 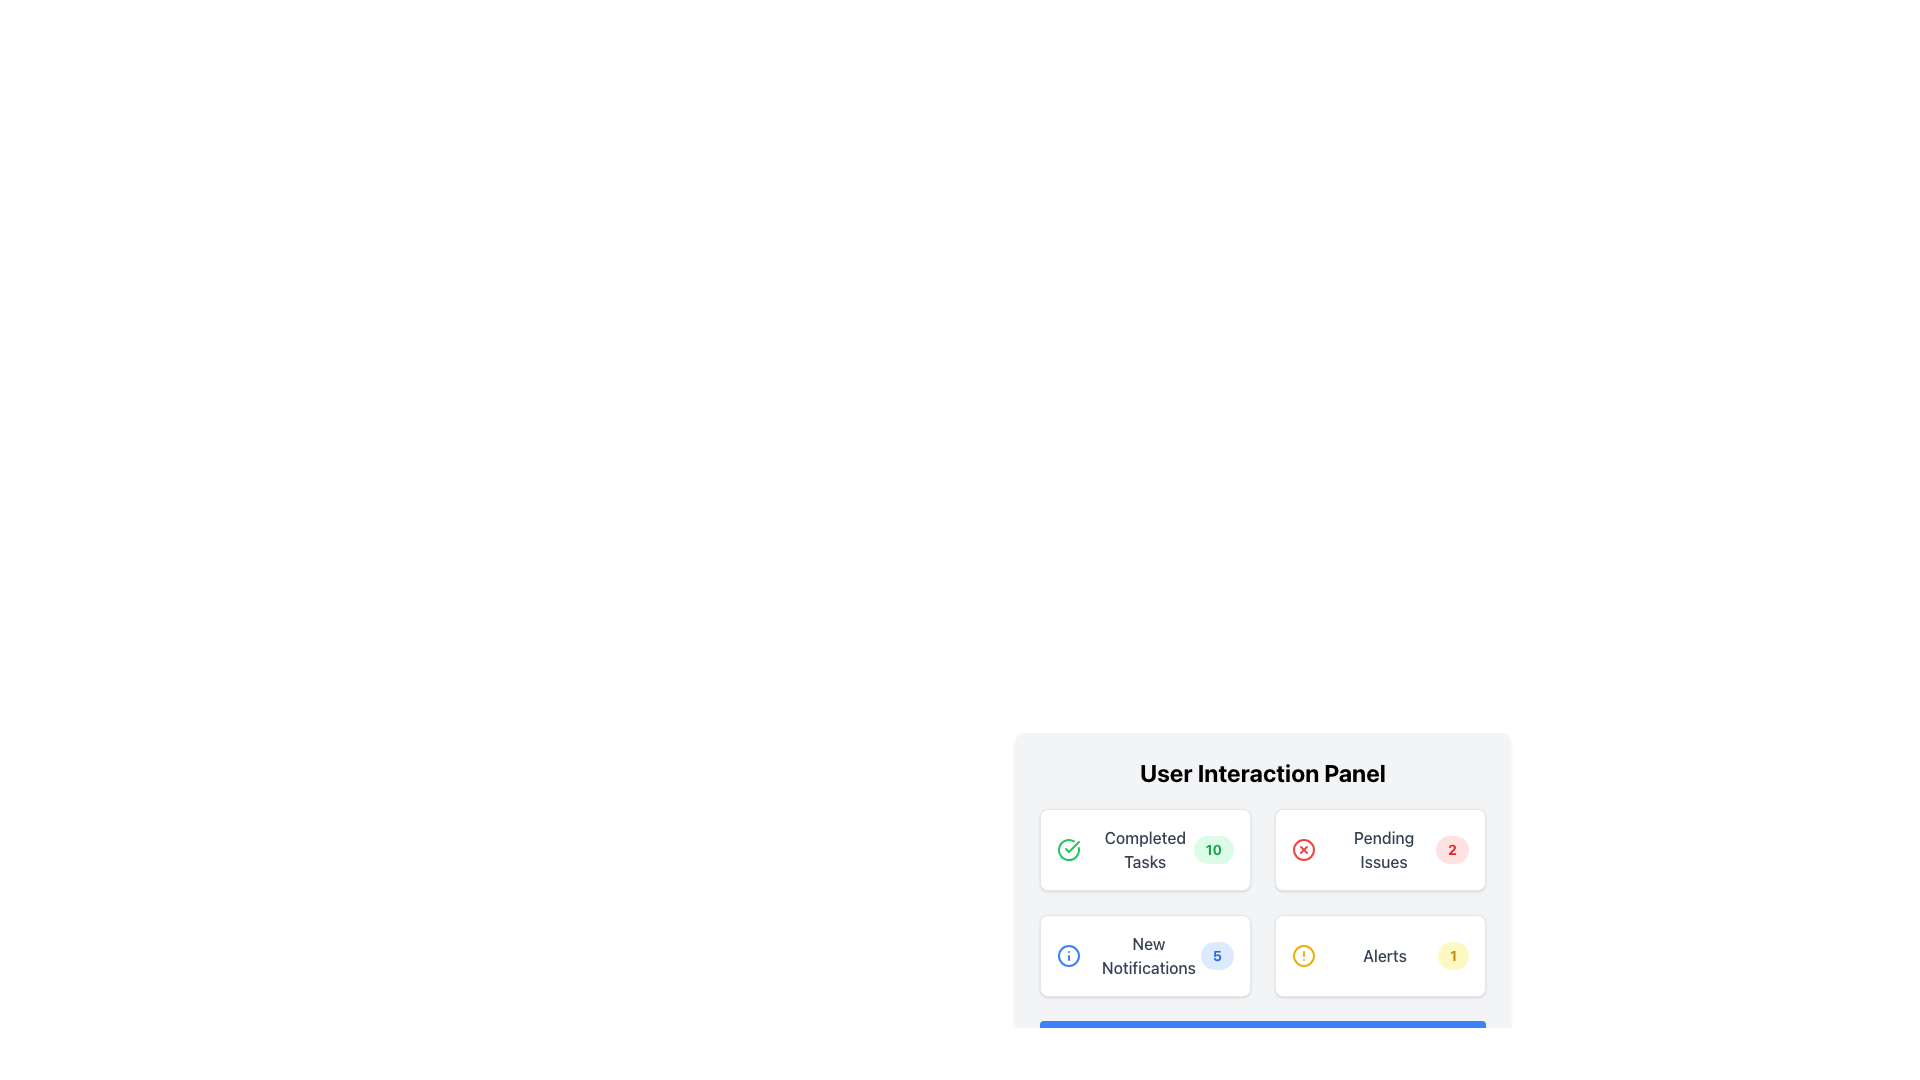 I want to click on the yellow circular warning icon located in the 'Alerts' section, which is adjacent to the label 'Alerts' and displays a yellow badge with the number '1', so click(x=1304, y=955).